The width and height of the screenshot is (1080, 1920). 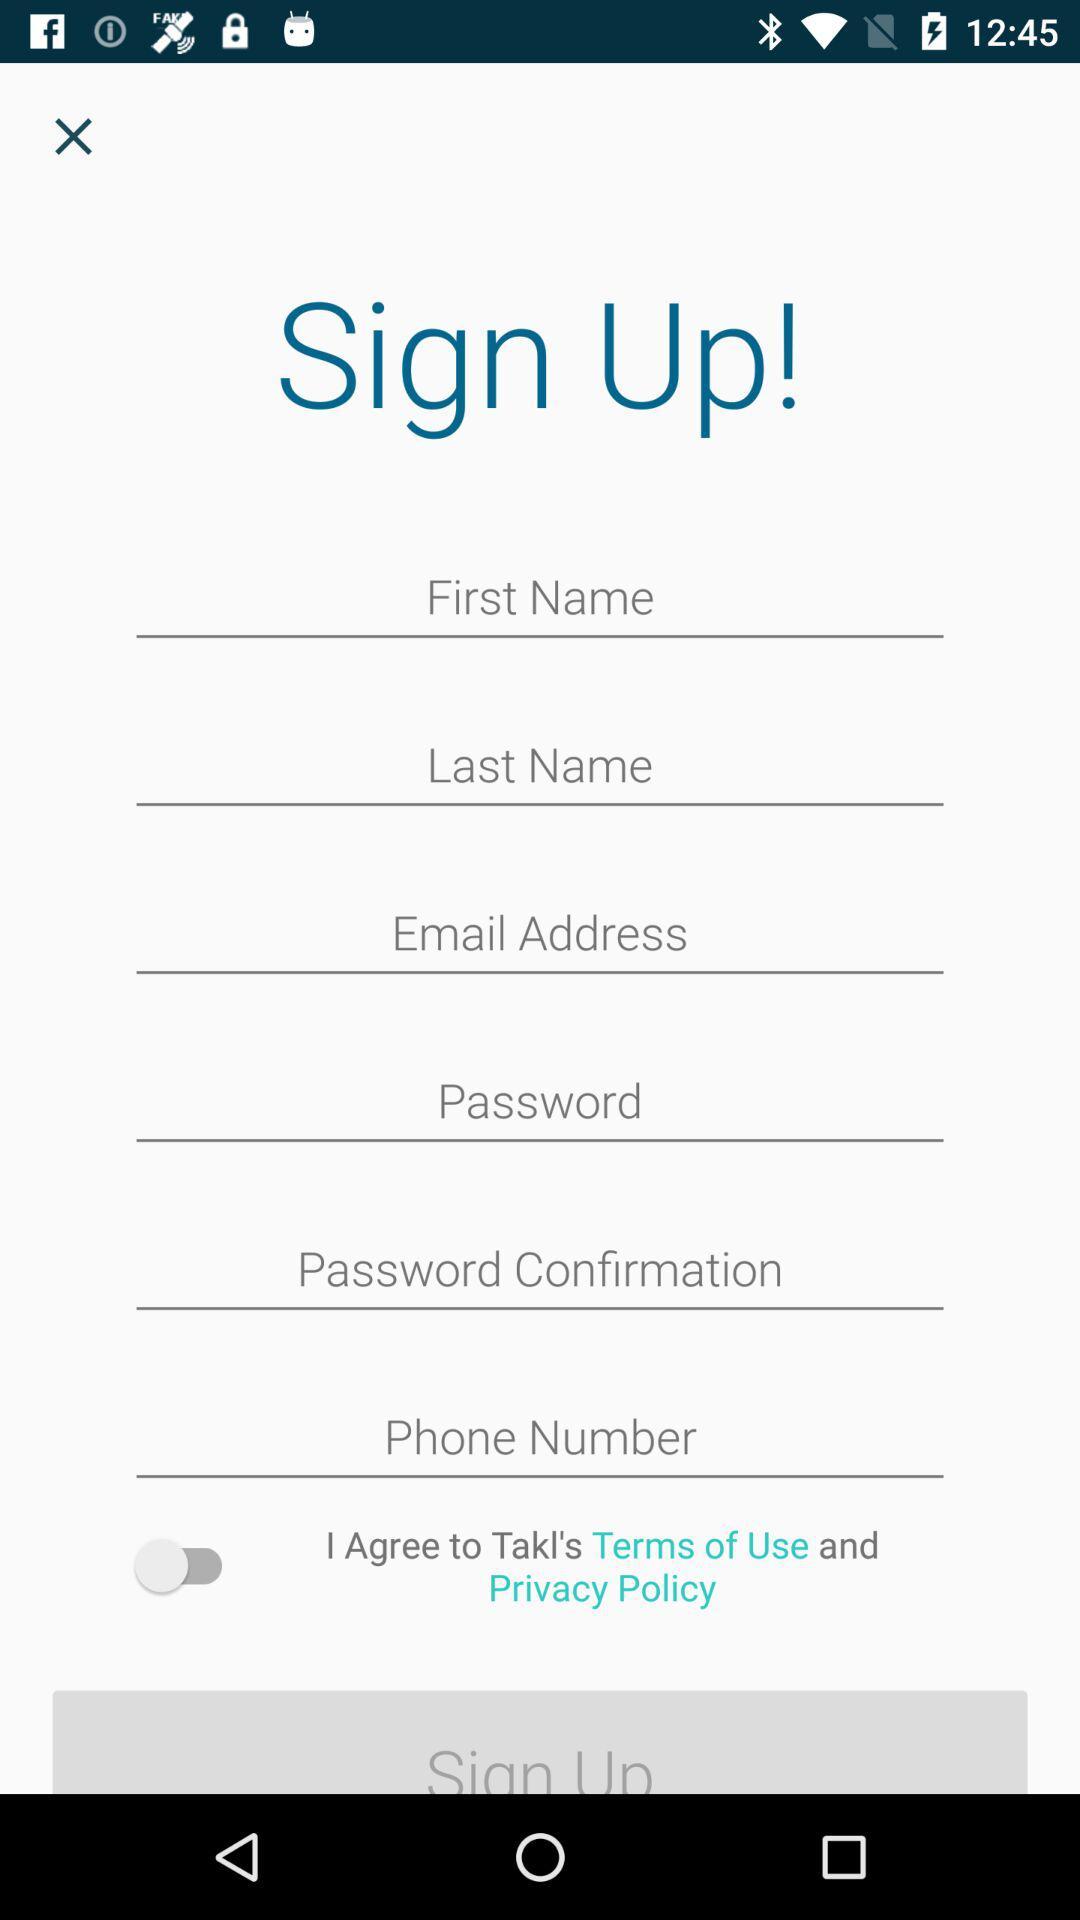 I want to click on icon next to the i agree to icon, so click(x=188, y=1564).